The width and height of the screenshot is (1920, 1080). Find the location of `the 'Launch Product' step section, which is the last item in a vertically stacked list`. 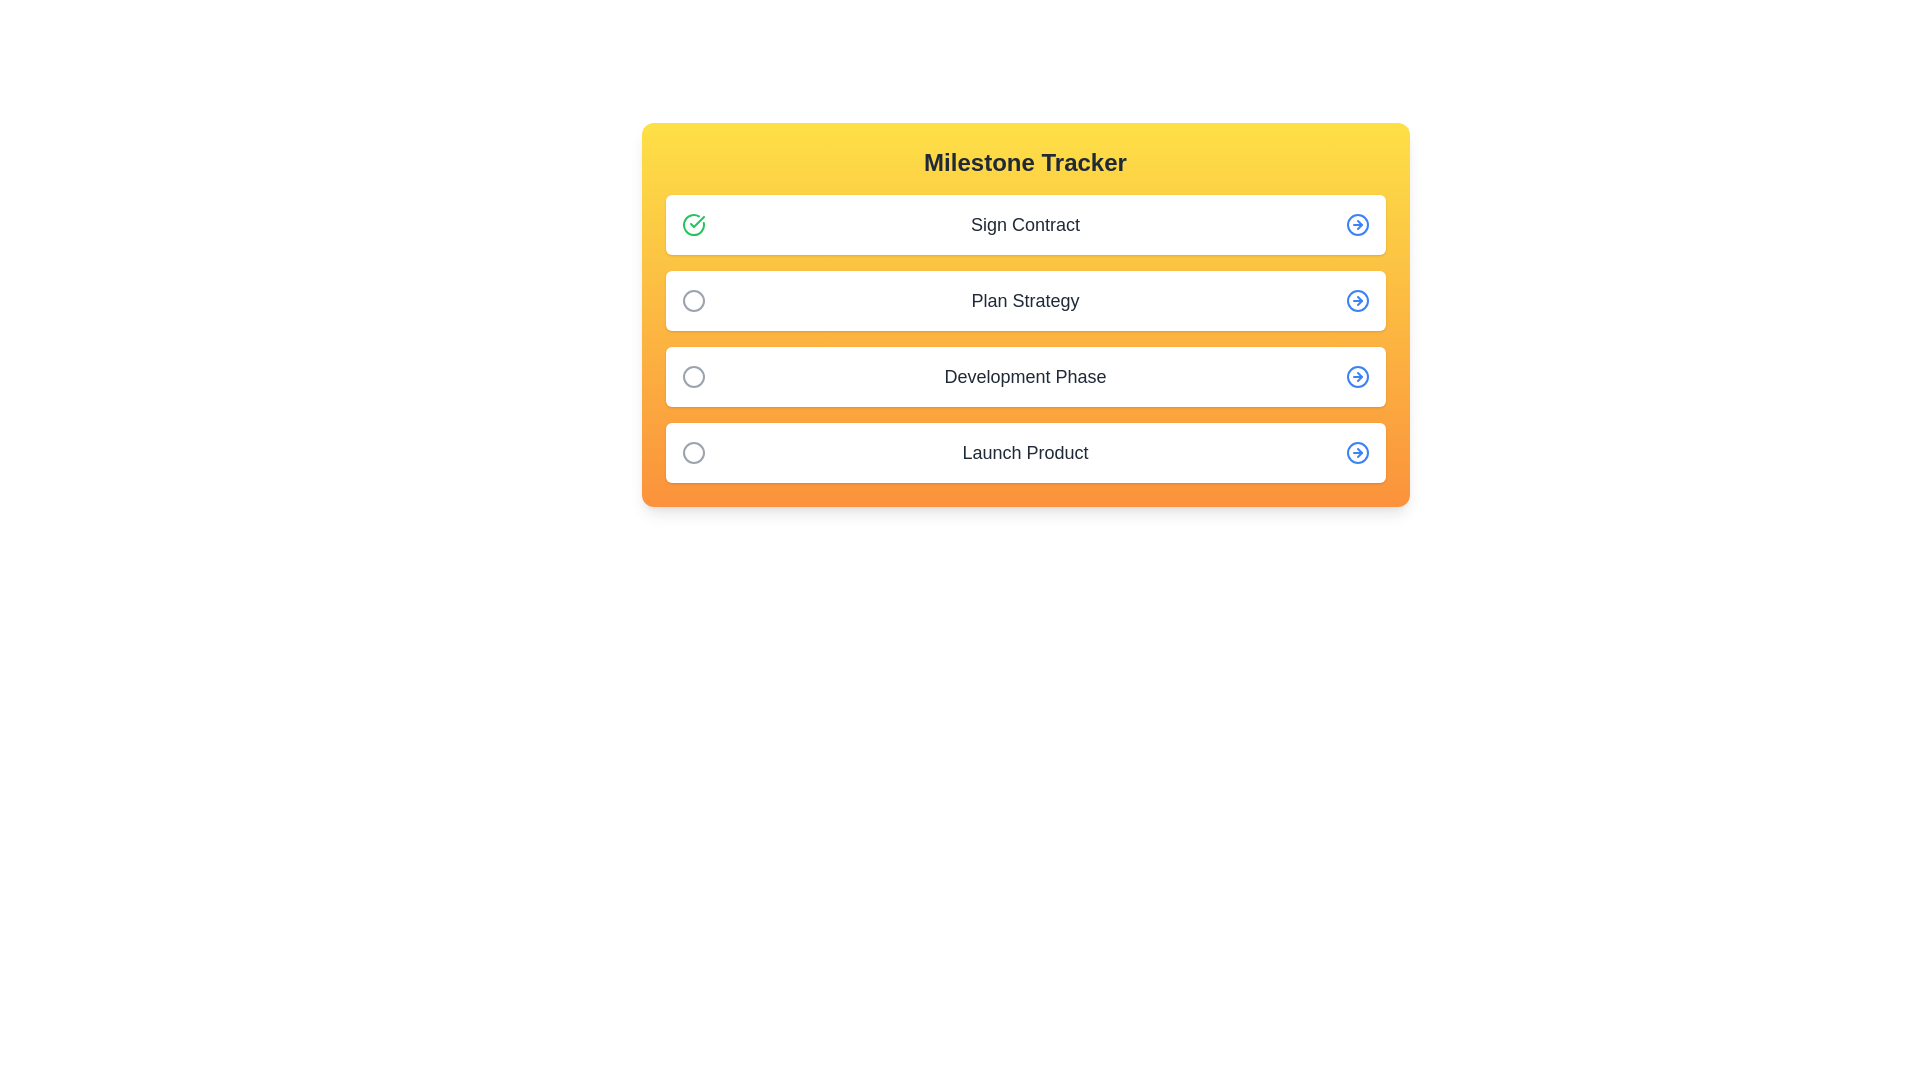

the 'Launch Product' step section, which is the last item in a vertically stacked list is located at coordinates (1025, 452).